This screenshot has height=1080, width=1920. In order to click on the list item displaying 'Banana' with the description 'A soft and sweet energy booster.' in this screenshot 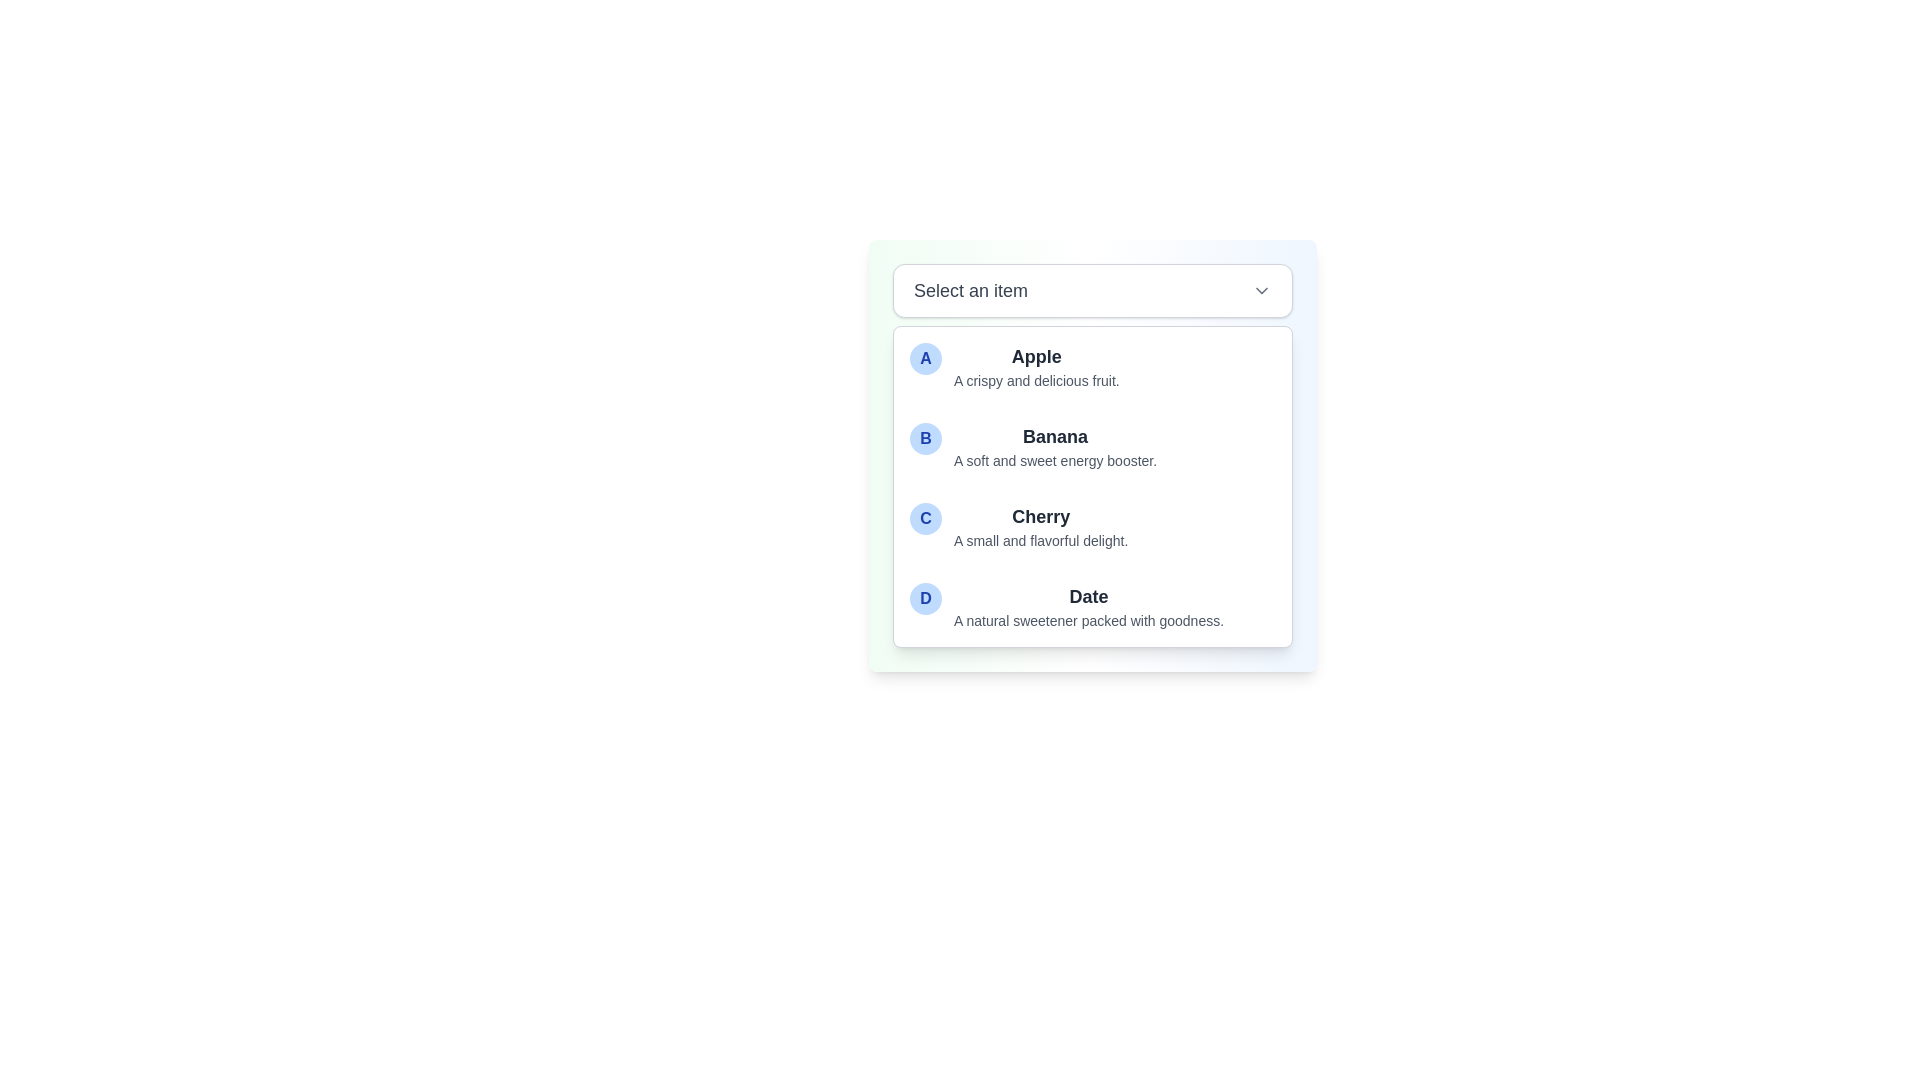, I will do `click(1092, 455)`.